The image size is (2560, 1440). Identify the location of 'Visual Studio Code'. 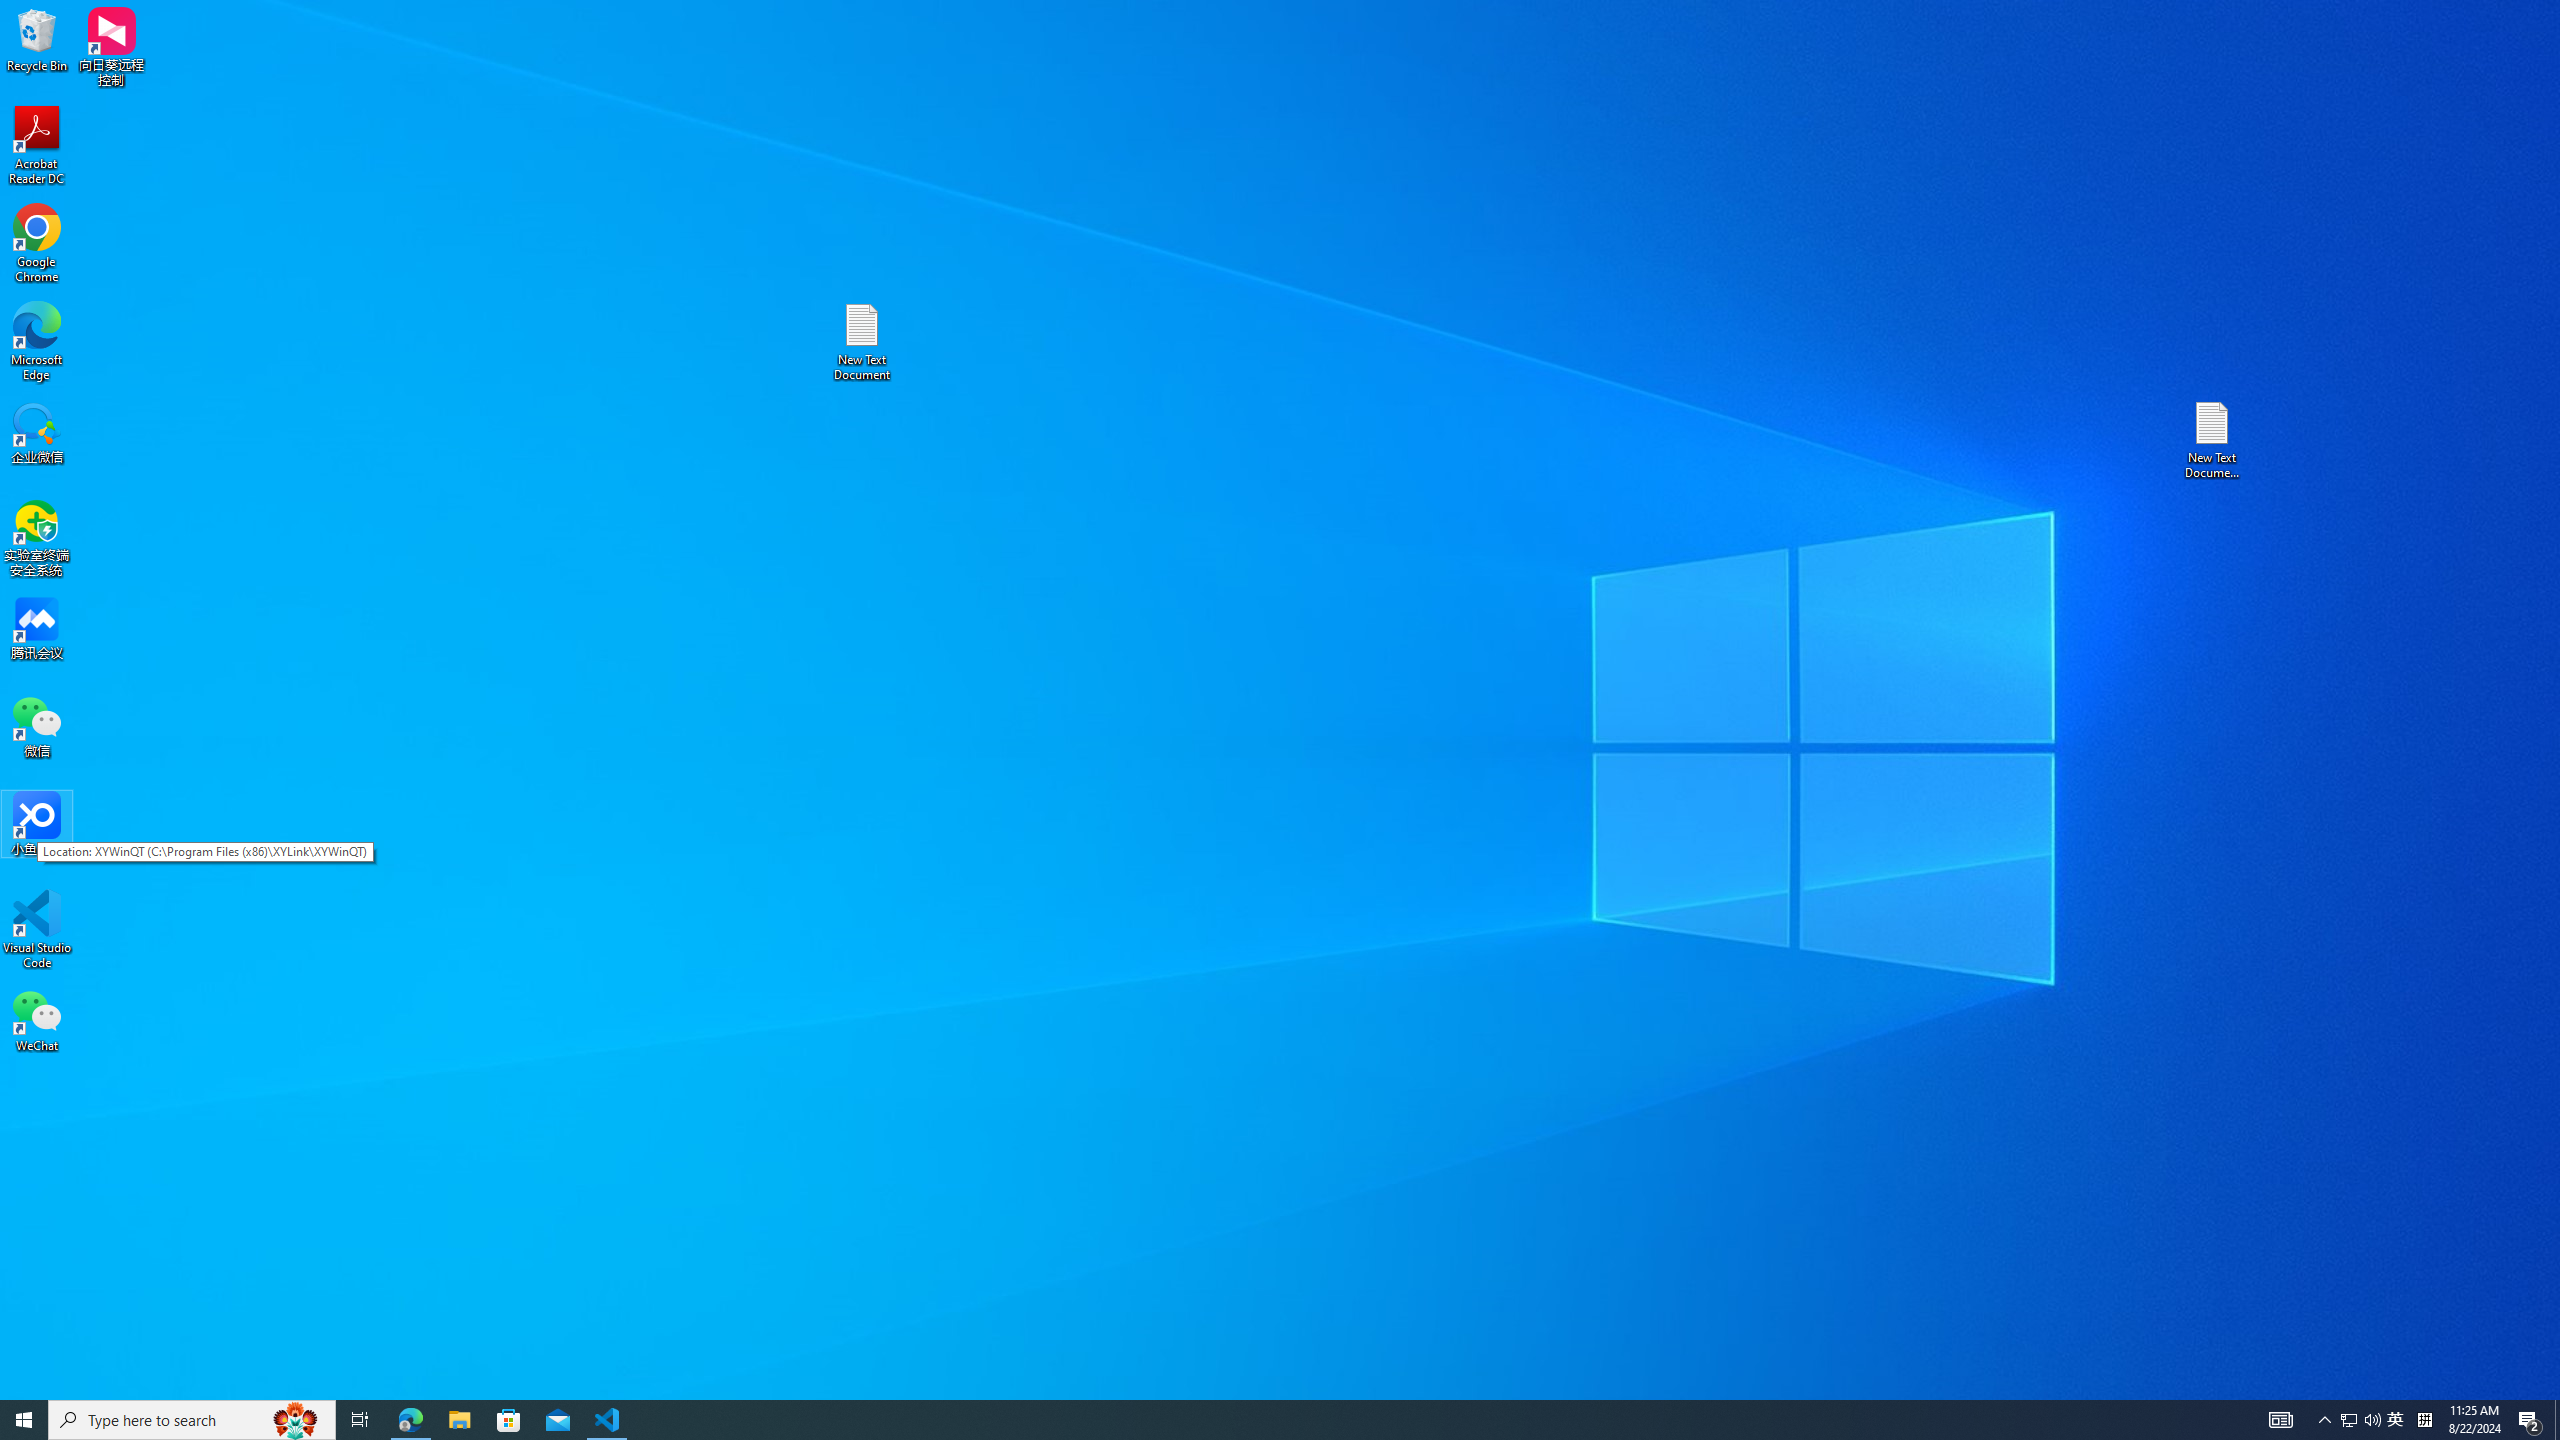
(36, 928).